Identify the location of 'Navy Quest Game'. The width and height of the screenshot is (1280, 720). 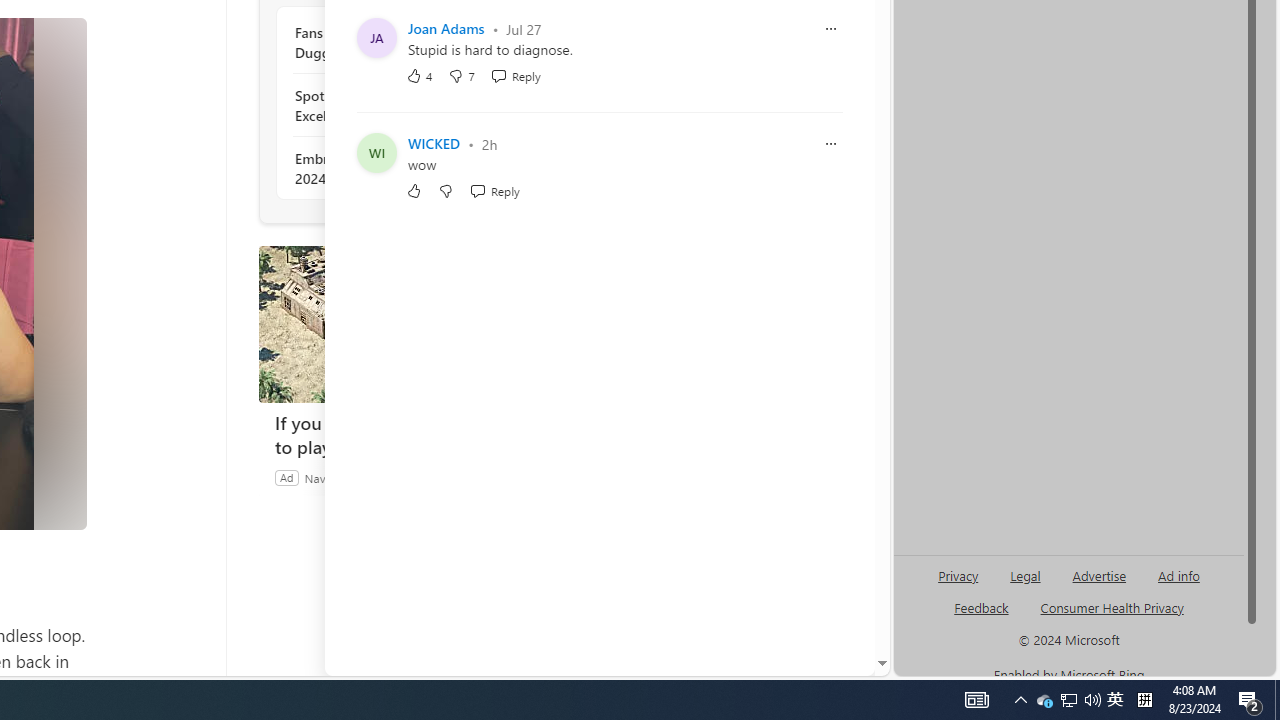
(352, 477).